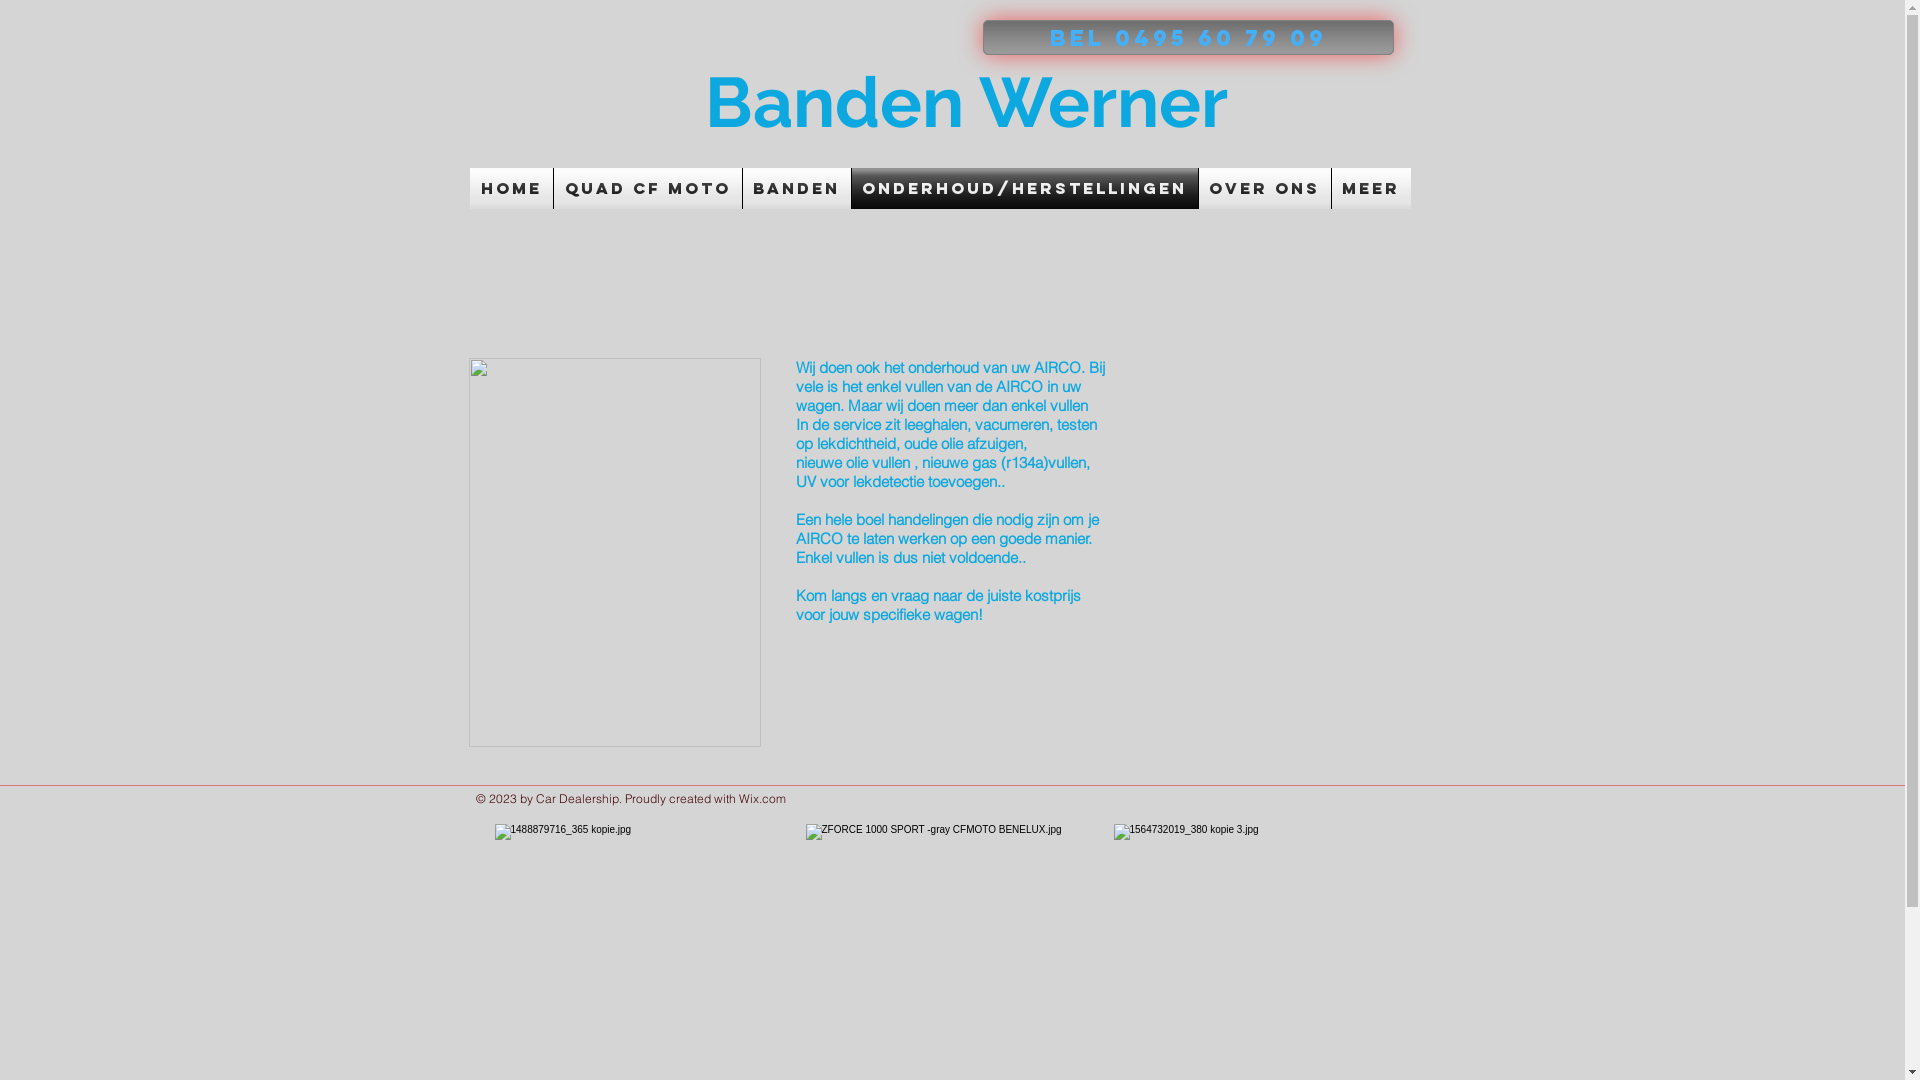 The height and width of the screenshot is (1080, 1920). What do you see at coordinates (1187, 37) in the screenshot?
I see `'BEl 0495 60 79 09'` at bounding box center [1187, 37].